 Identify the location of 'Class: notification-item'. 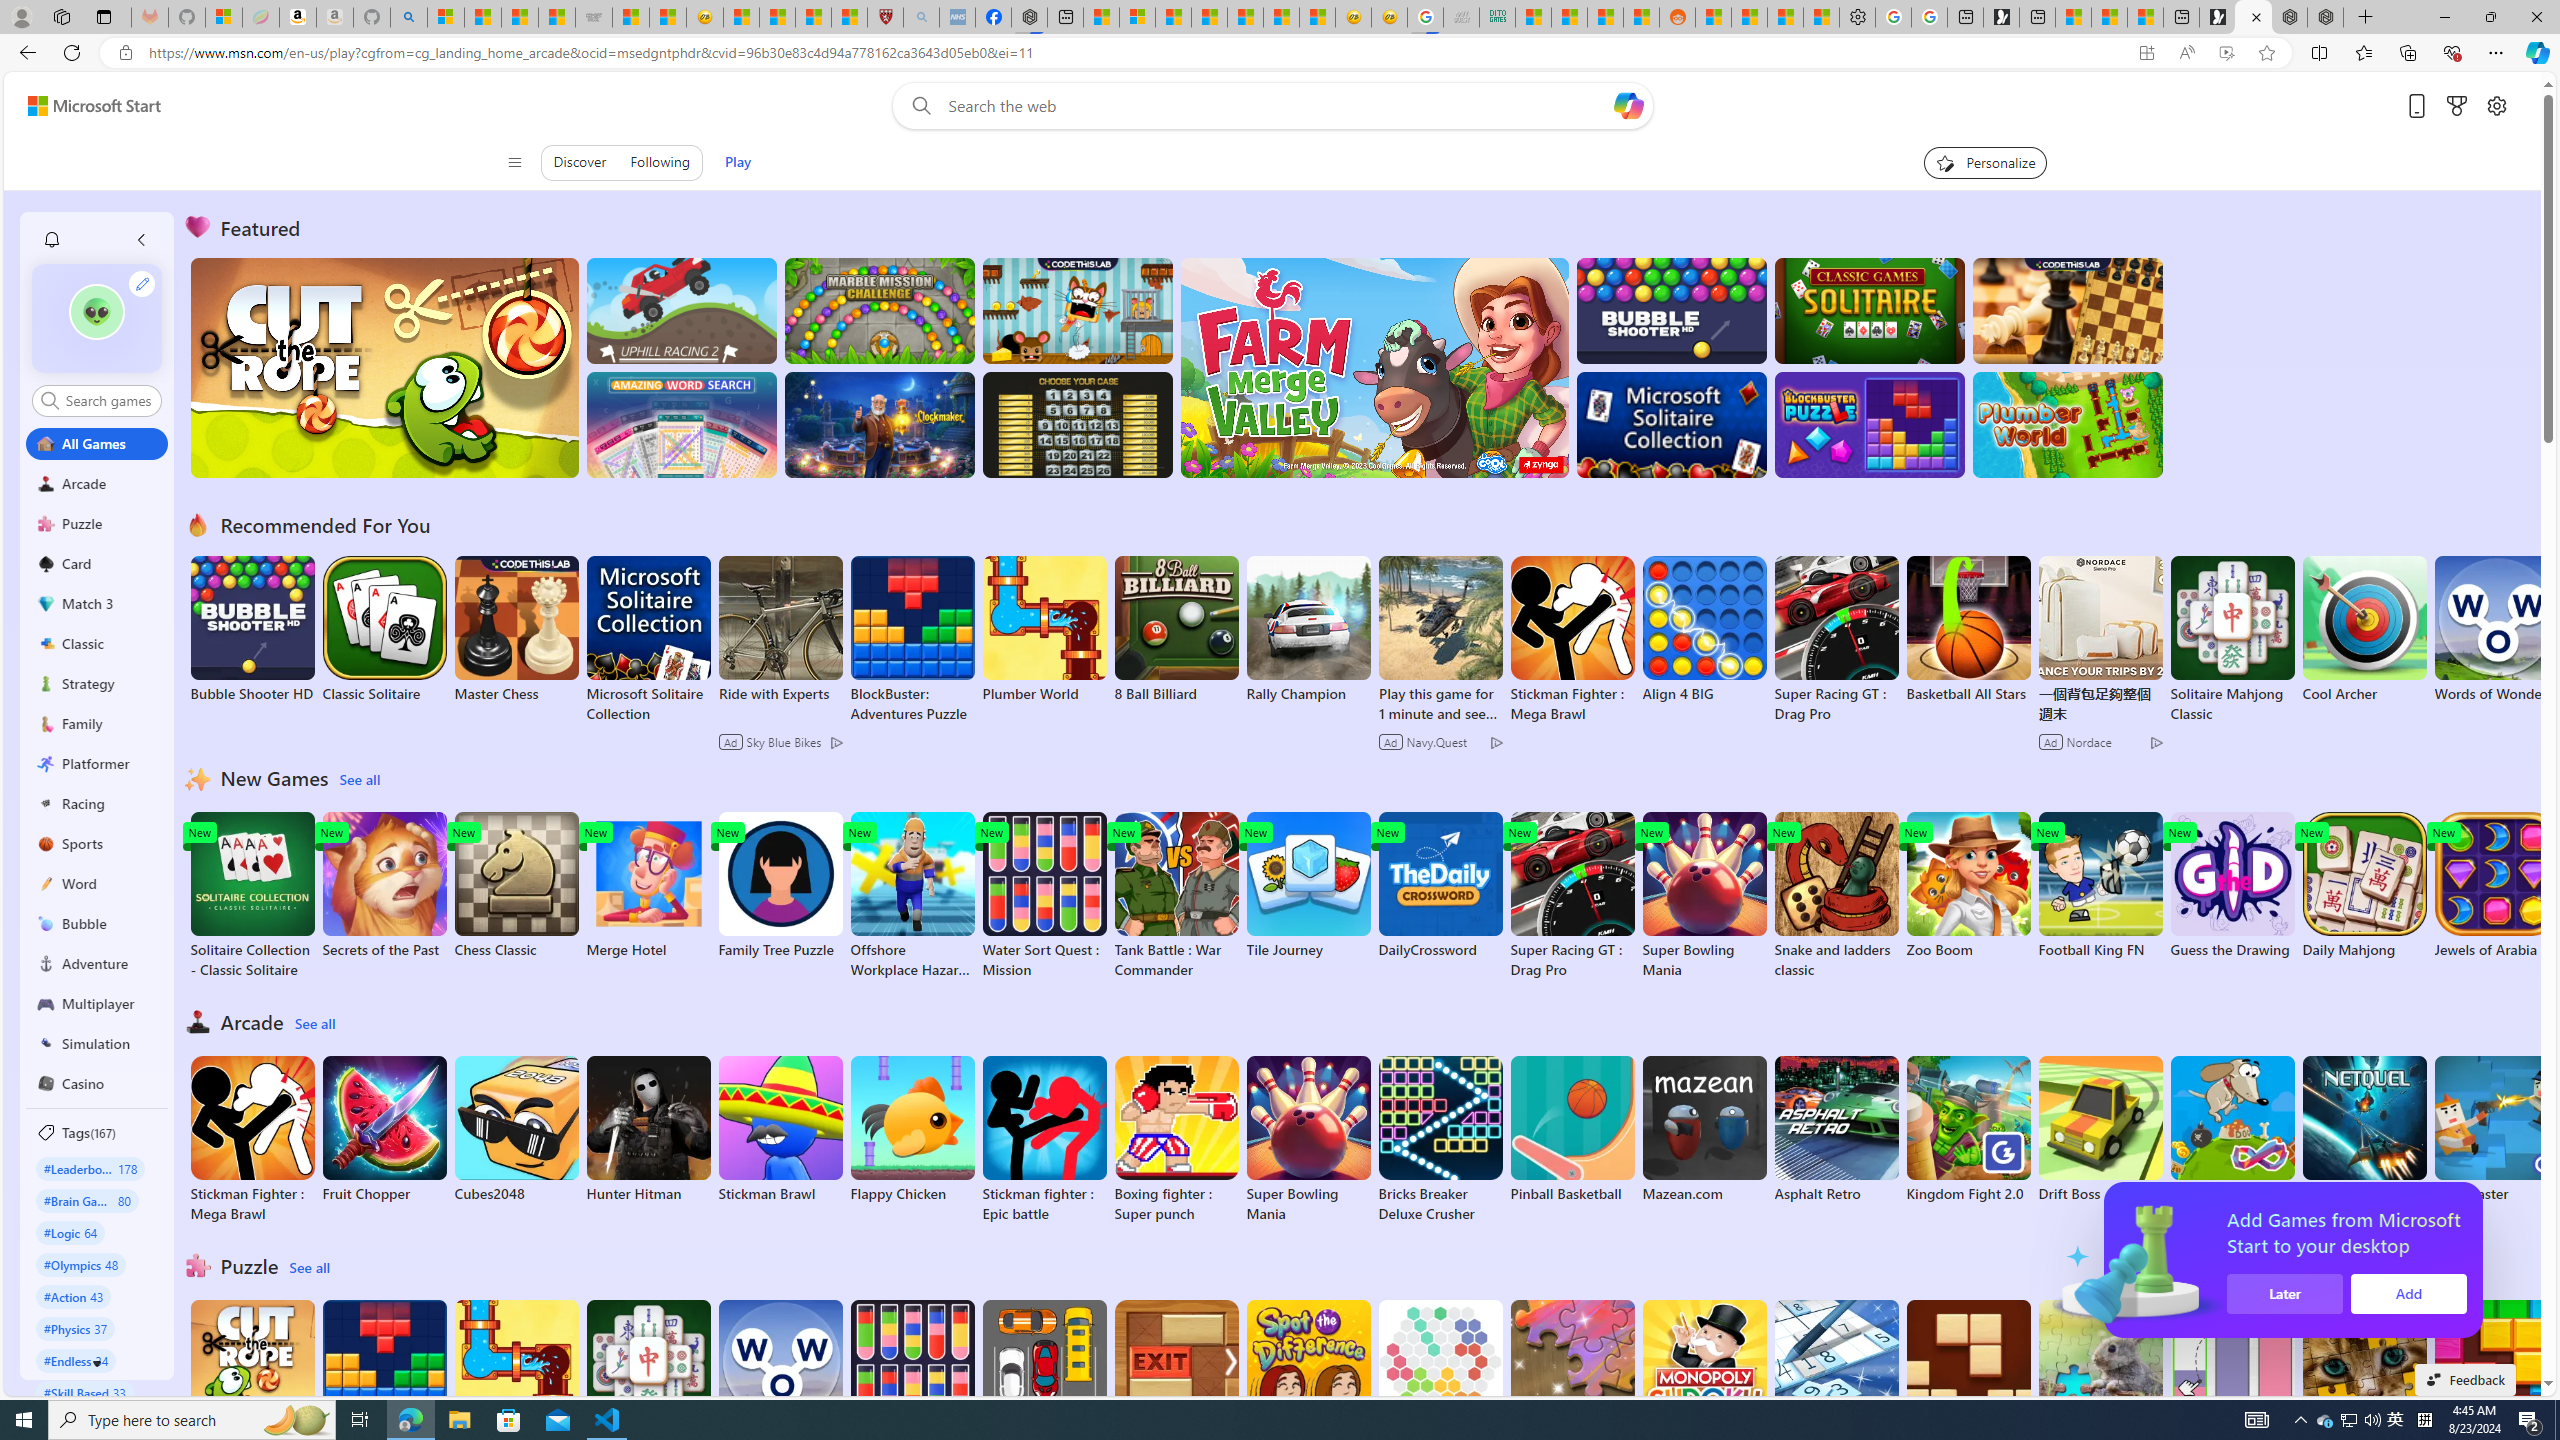
(50, 240).